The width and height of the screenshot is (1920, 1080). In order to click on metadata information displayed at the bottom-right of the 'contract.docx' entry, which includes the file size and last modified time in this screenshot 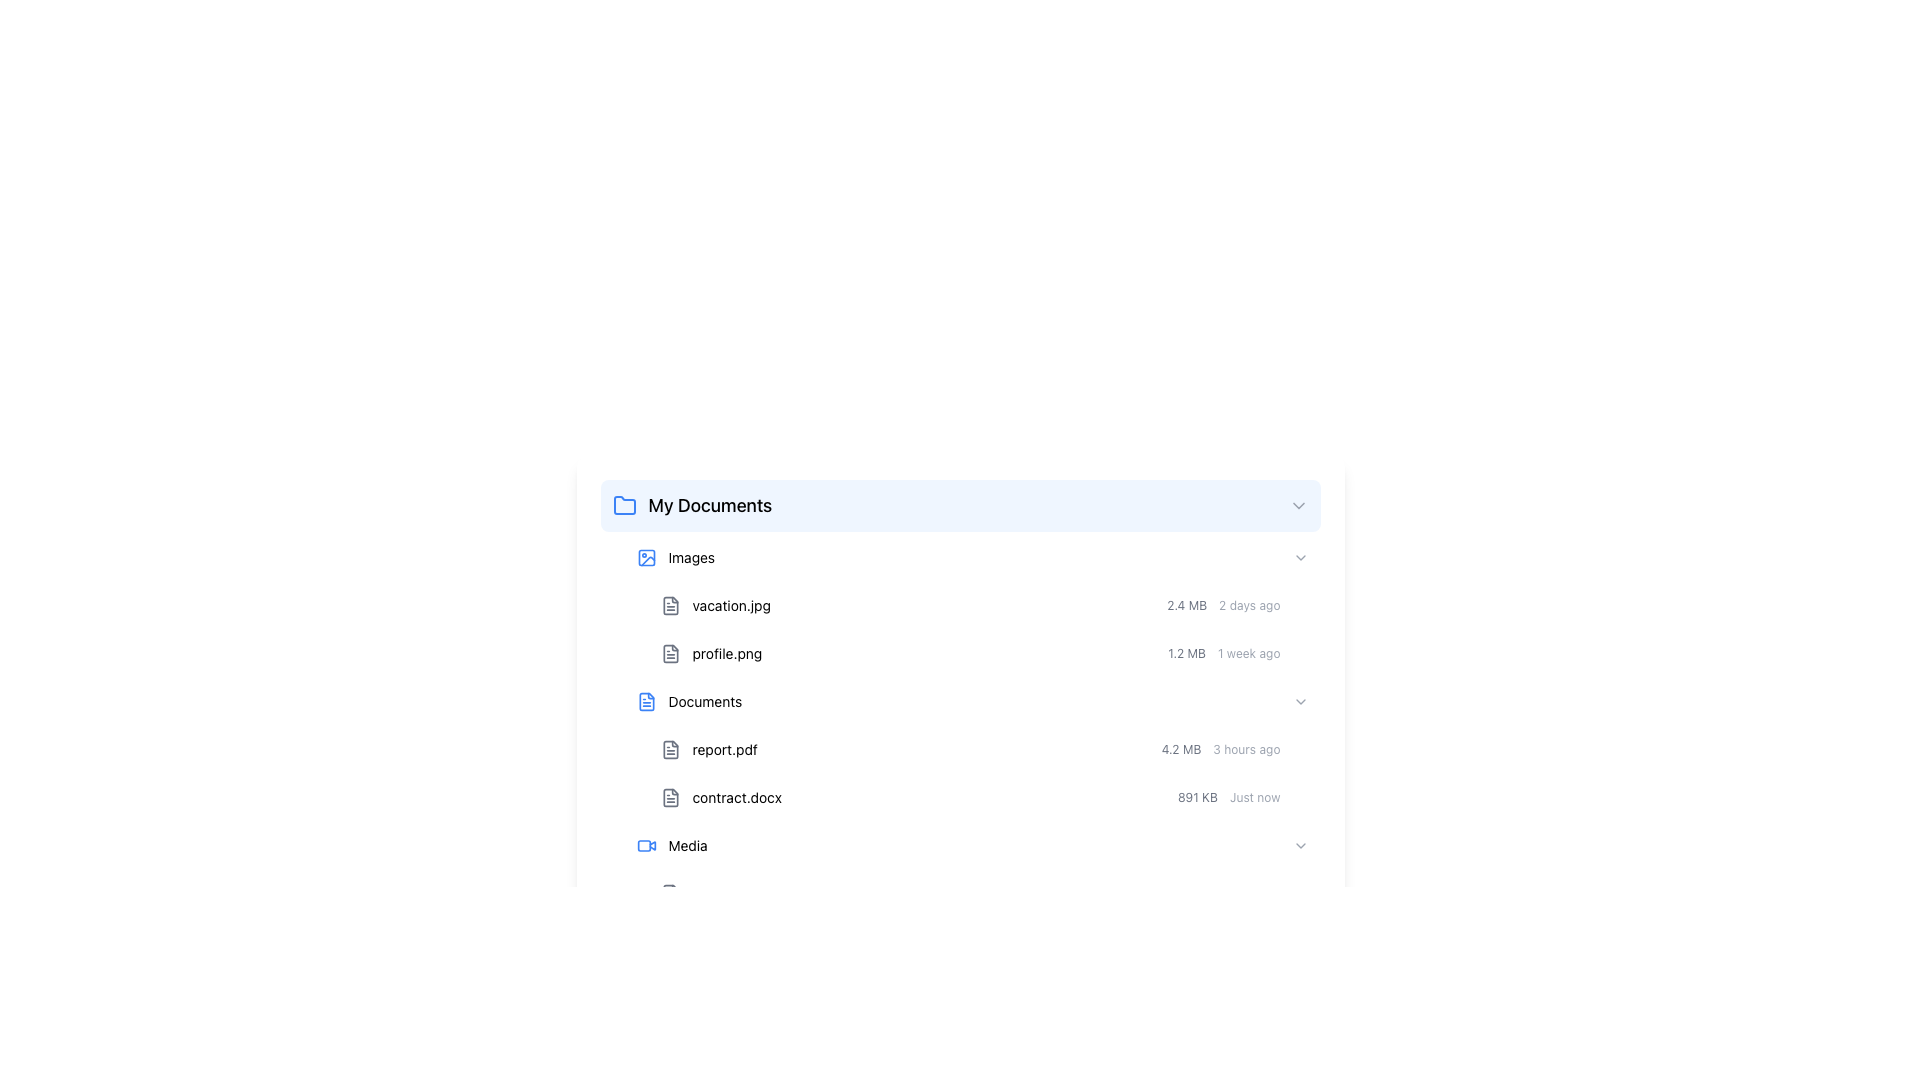, I will do `click(1242, 797)`.